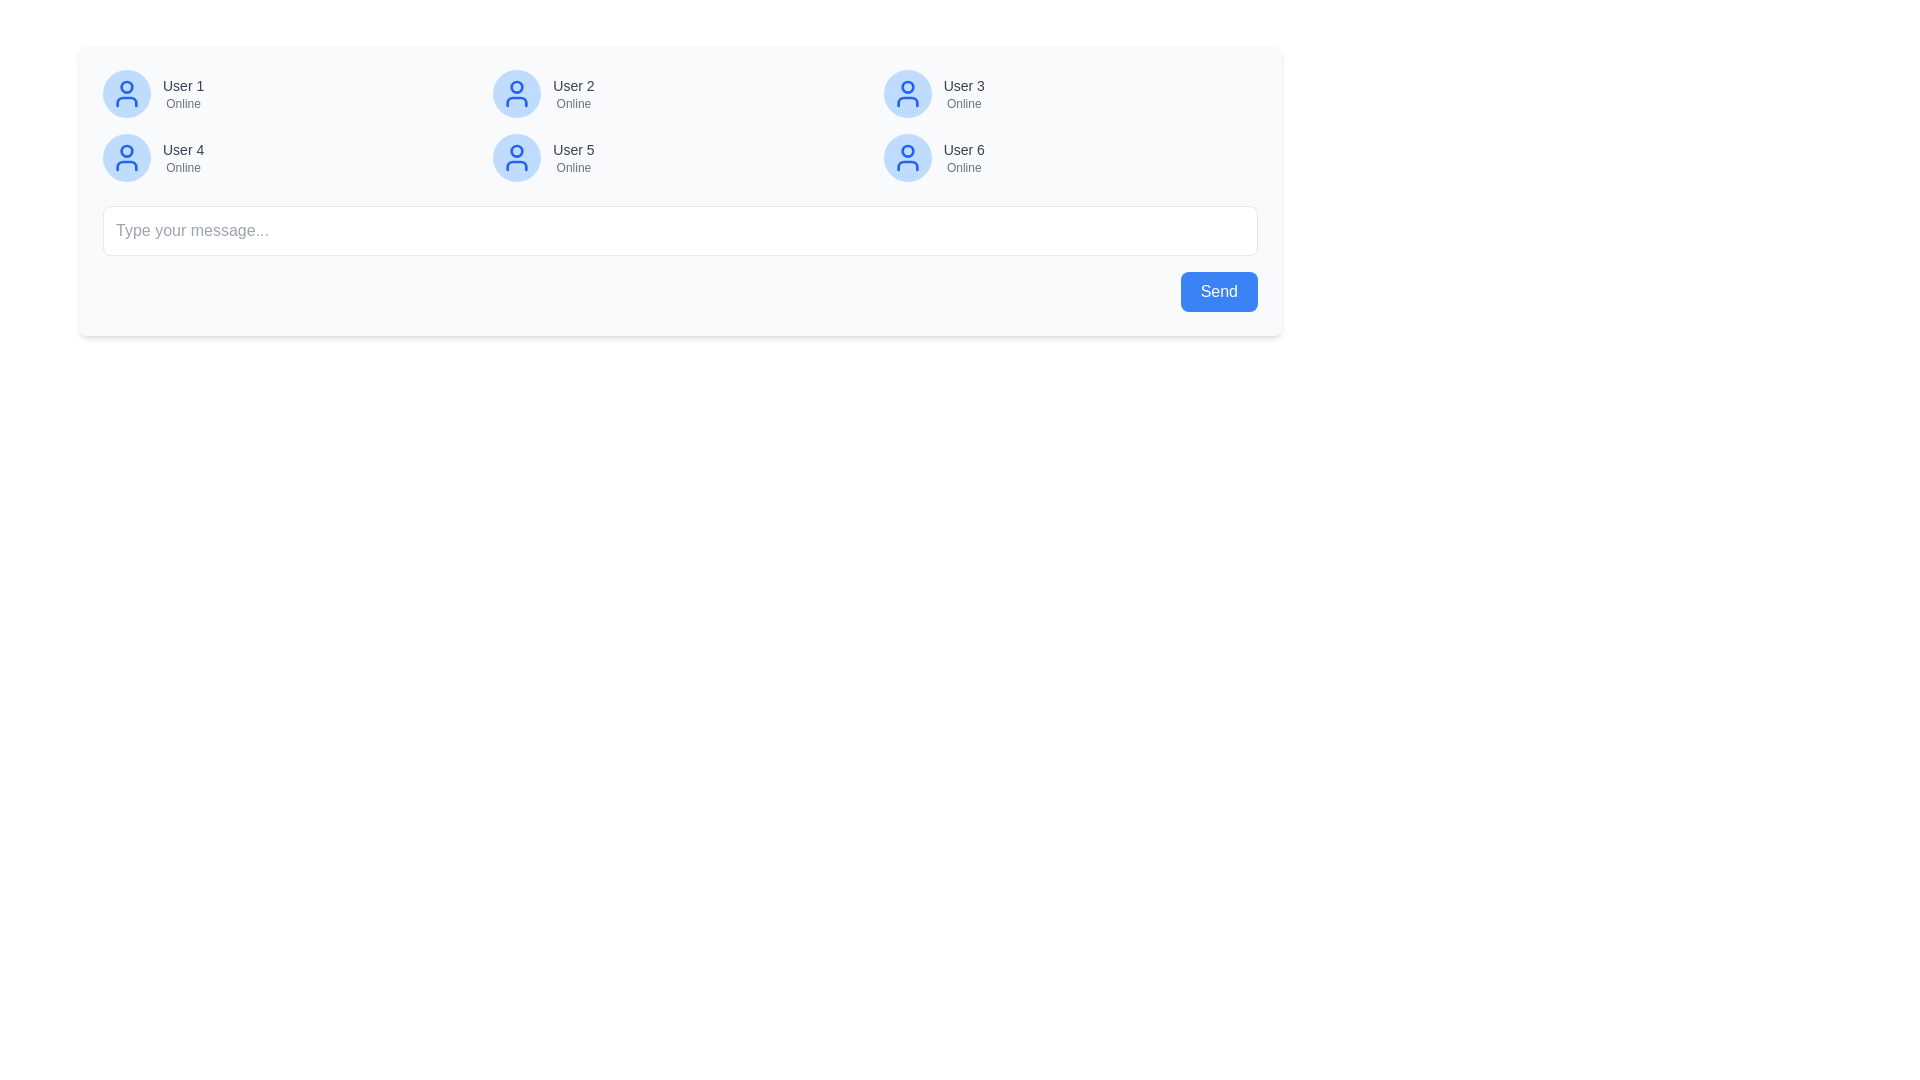 This screenshot has height=1080, width=1920. Describe the element at coordinates (125, 86) in the screenshot. I see `the circular component with a blue outline located at the top part of the leftmost user avatar icon` at that location.